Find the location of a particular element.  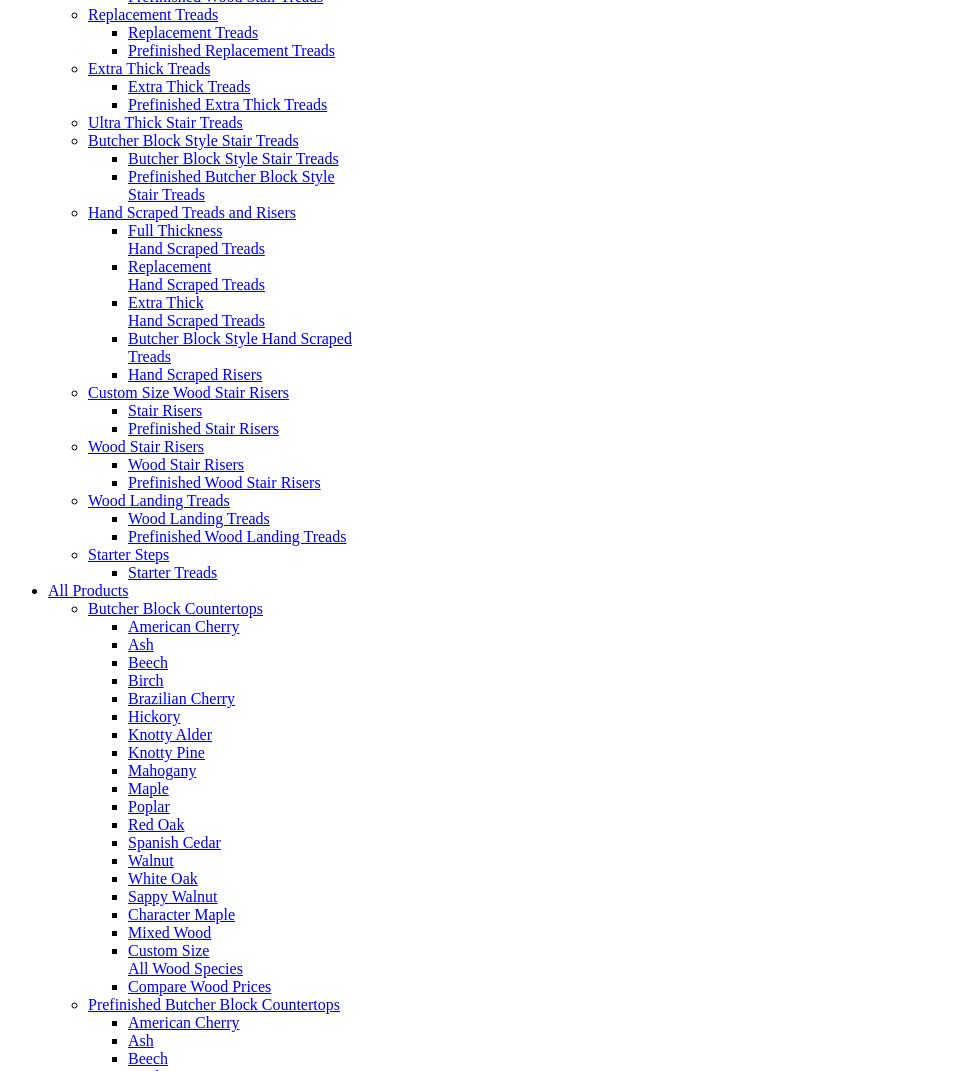

'Butcher Block Style Hand Scraped Treads' is located at coordinates (238, 346).